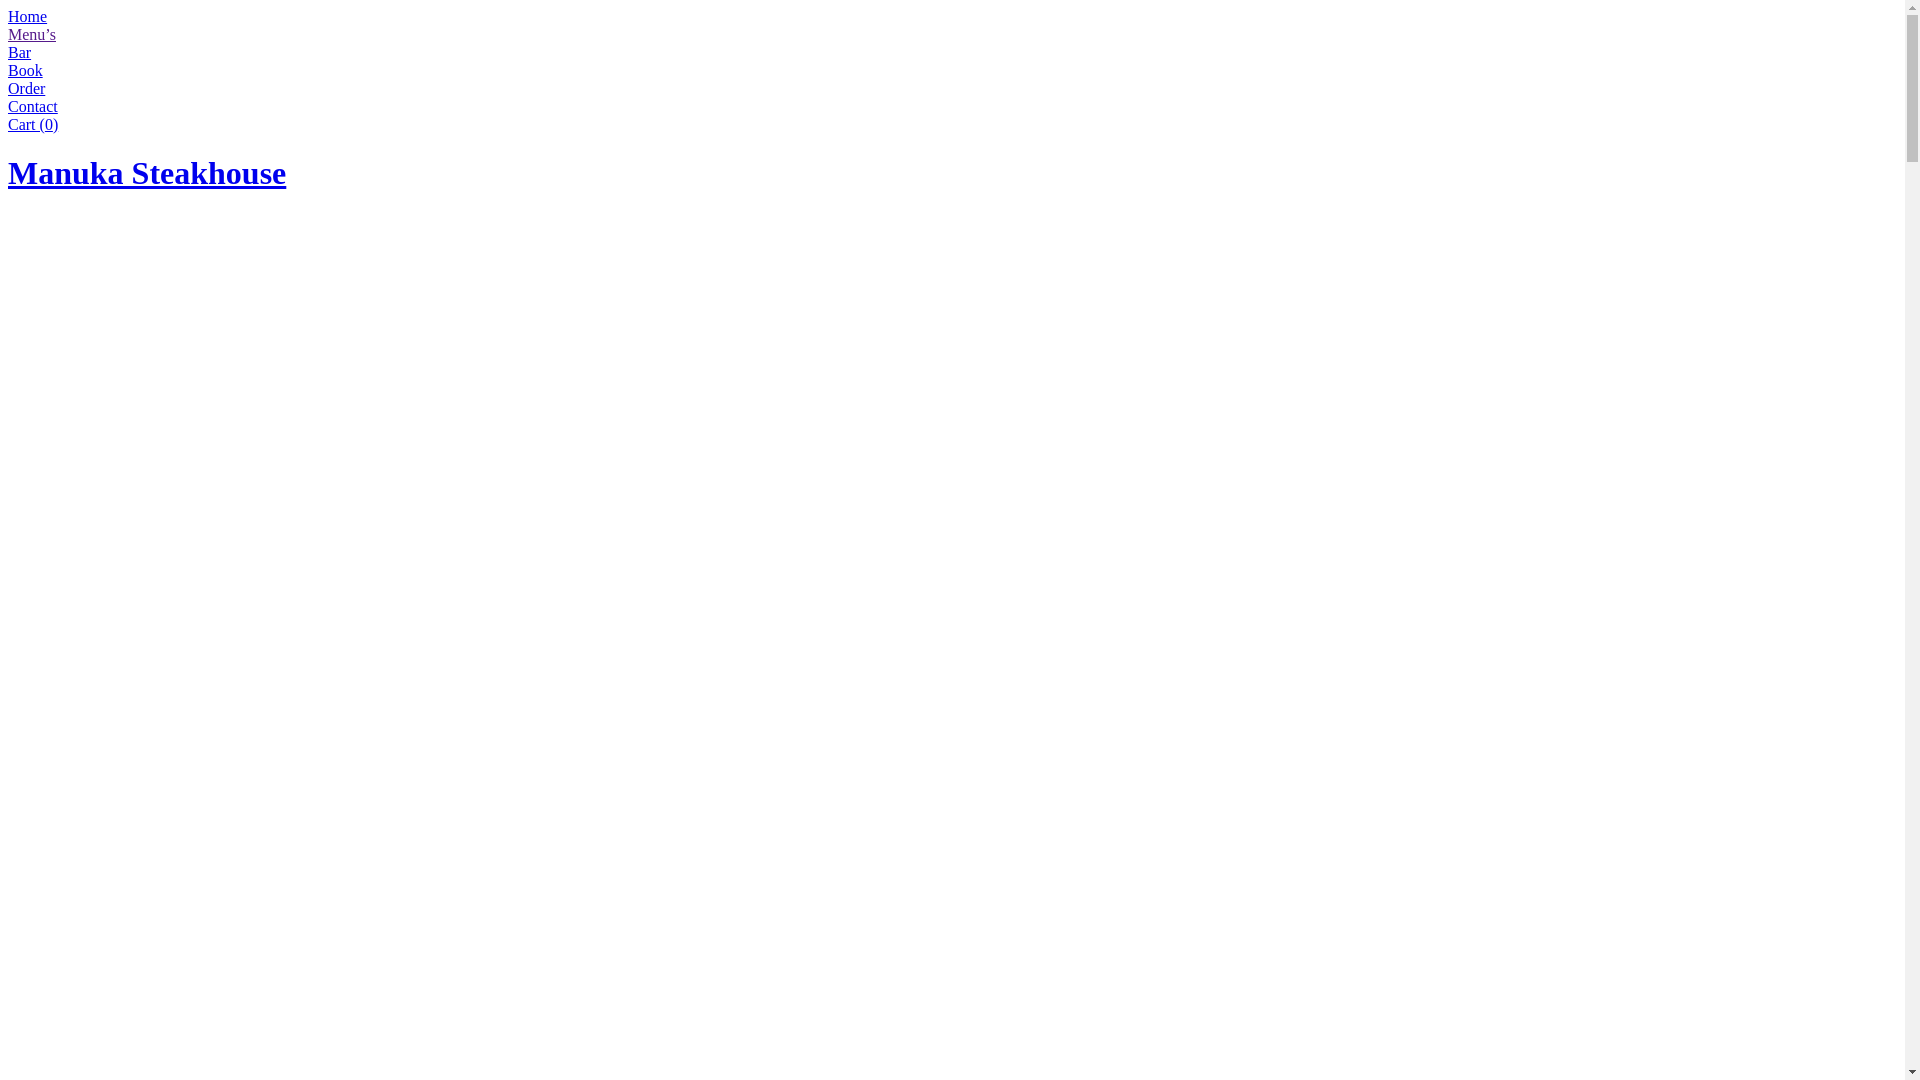  Describe the element at coordinates (26, 87) in the screenshot. I see `'Order'` at that location.